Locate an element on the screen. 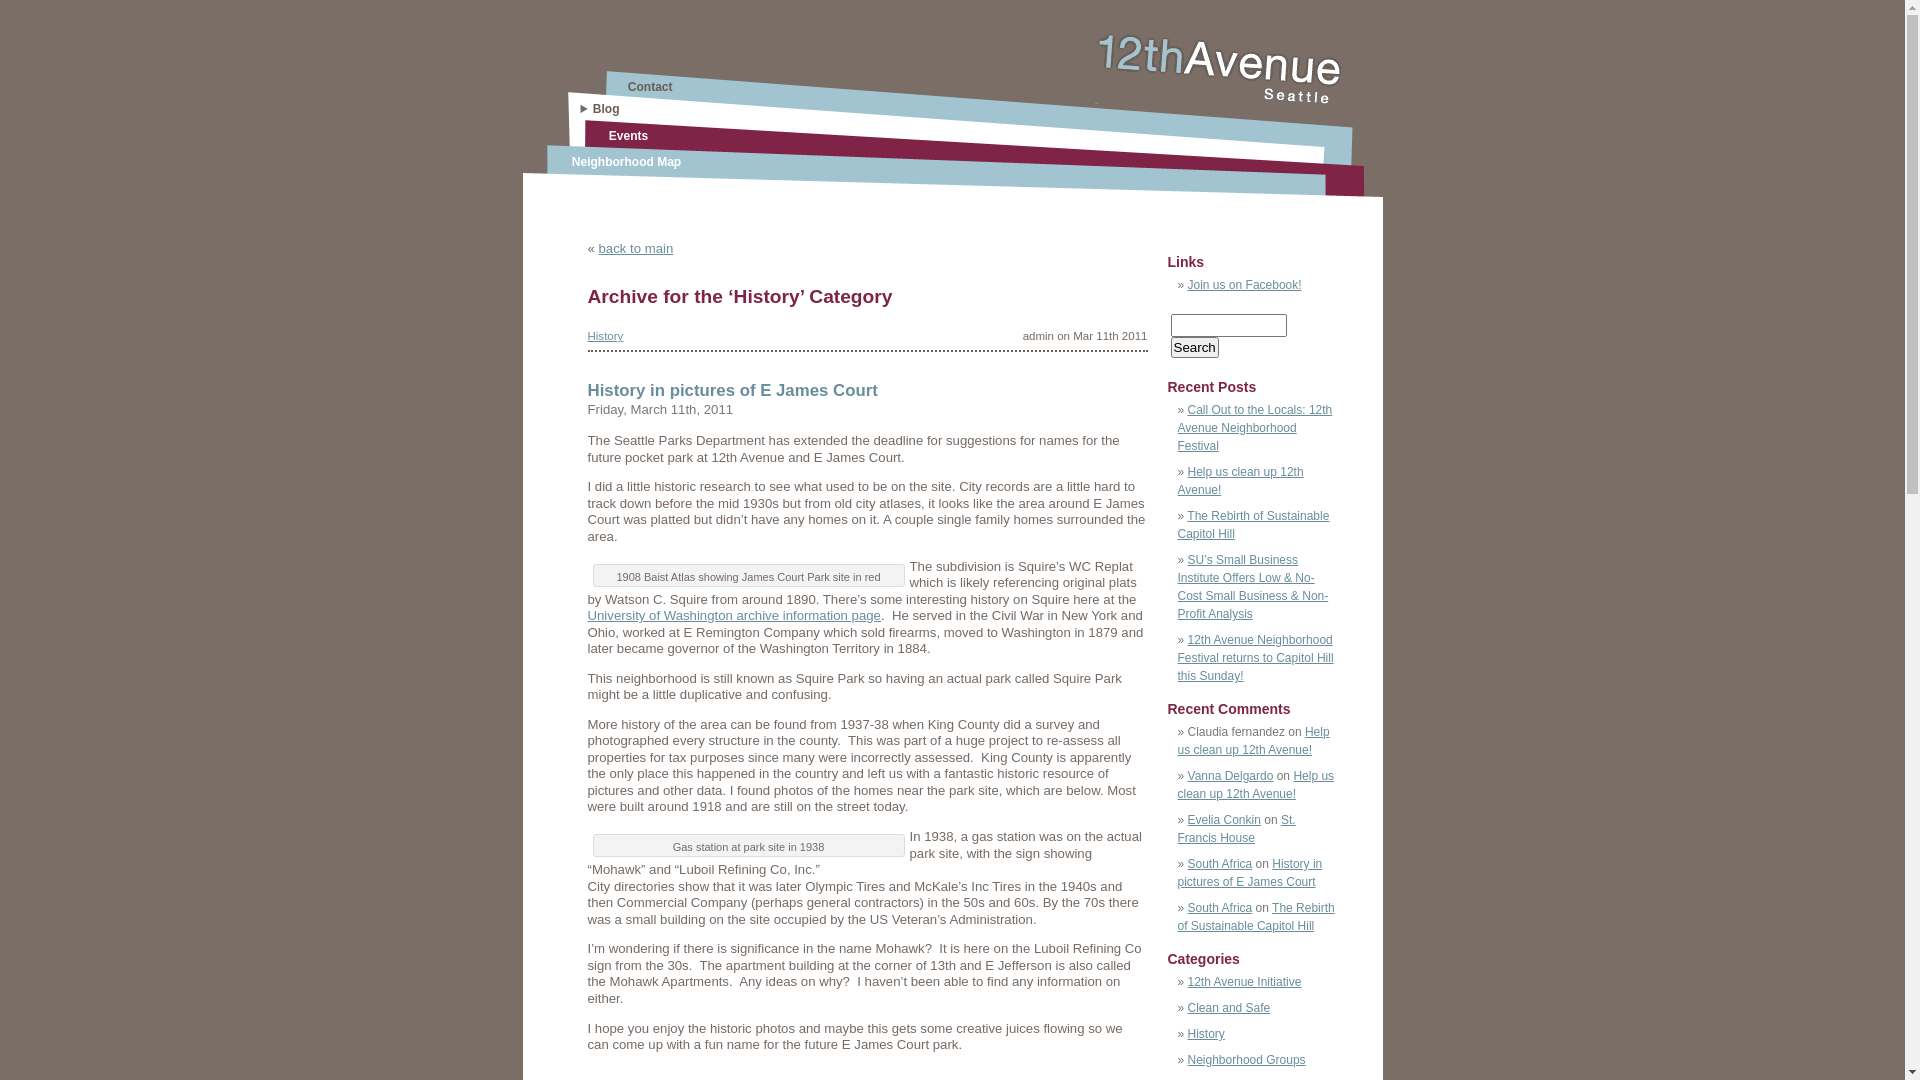  'History' is located at coordinates (604, 334).